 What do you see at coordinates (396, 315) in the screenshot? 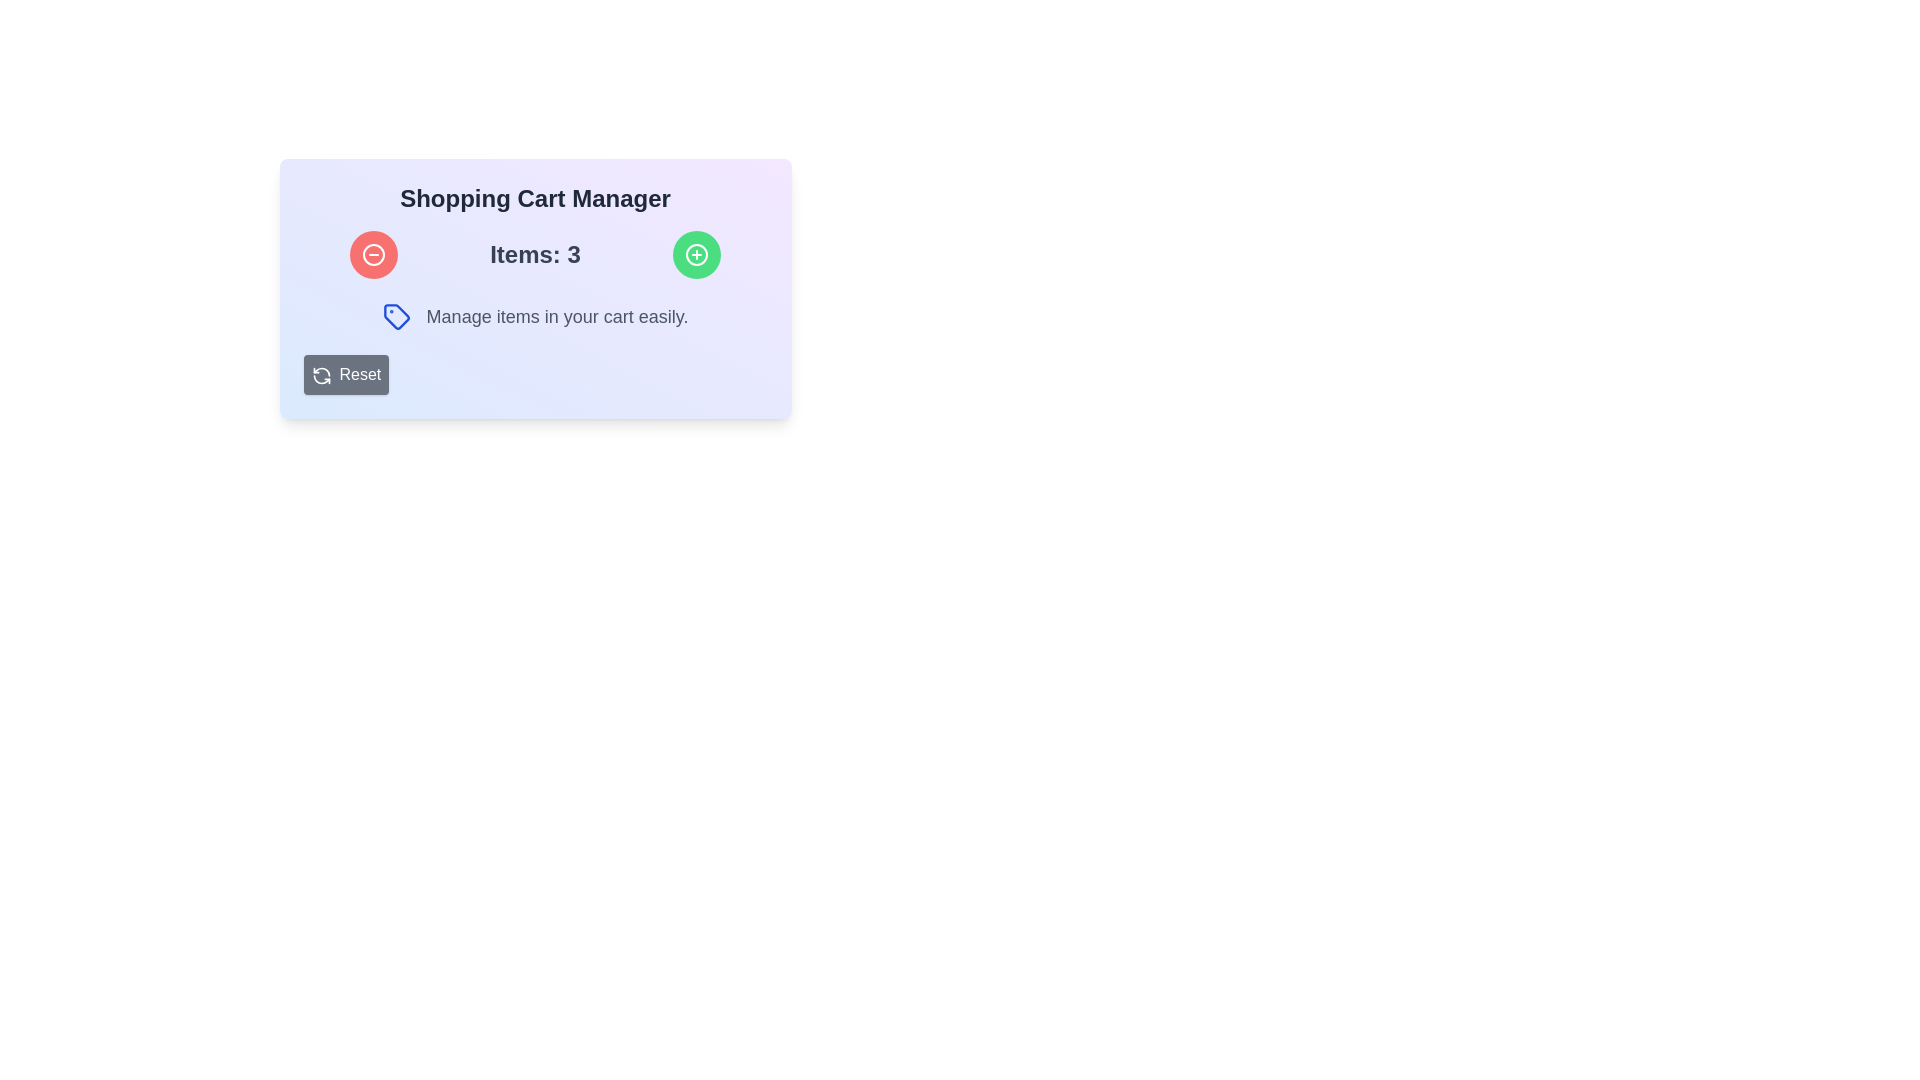
I see `the blue tag icon located to the left of the text 'Manage items in your cart easily.'` at bounding box center [396, 315].